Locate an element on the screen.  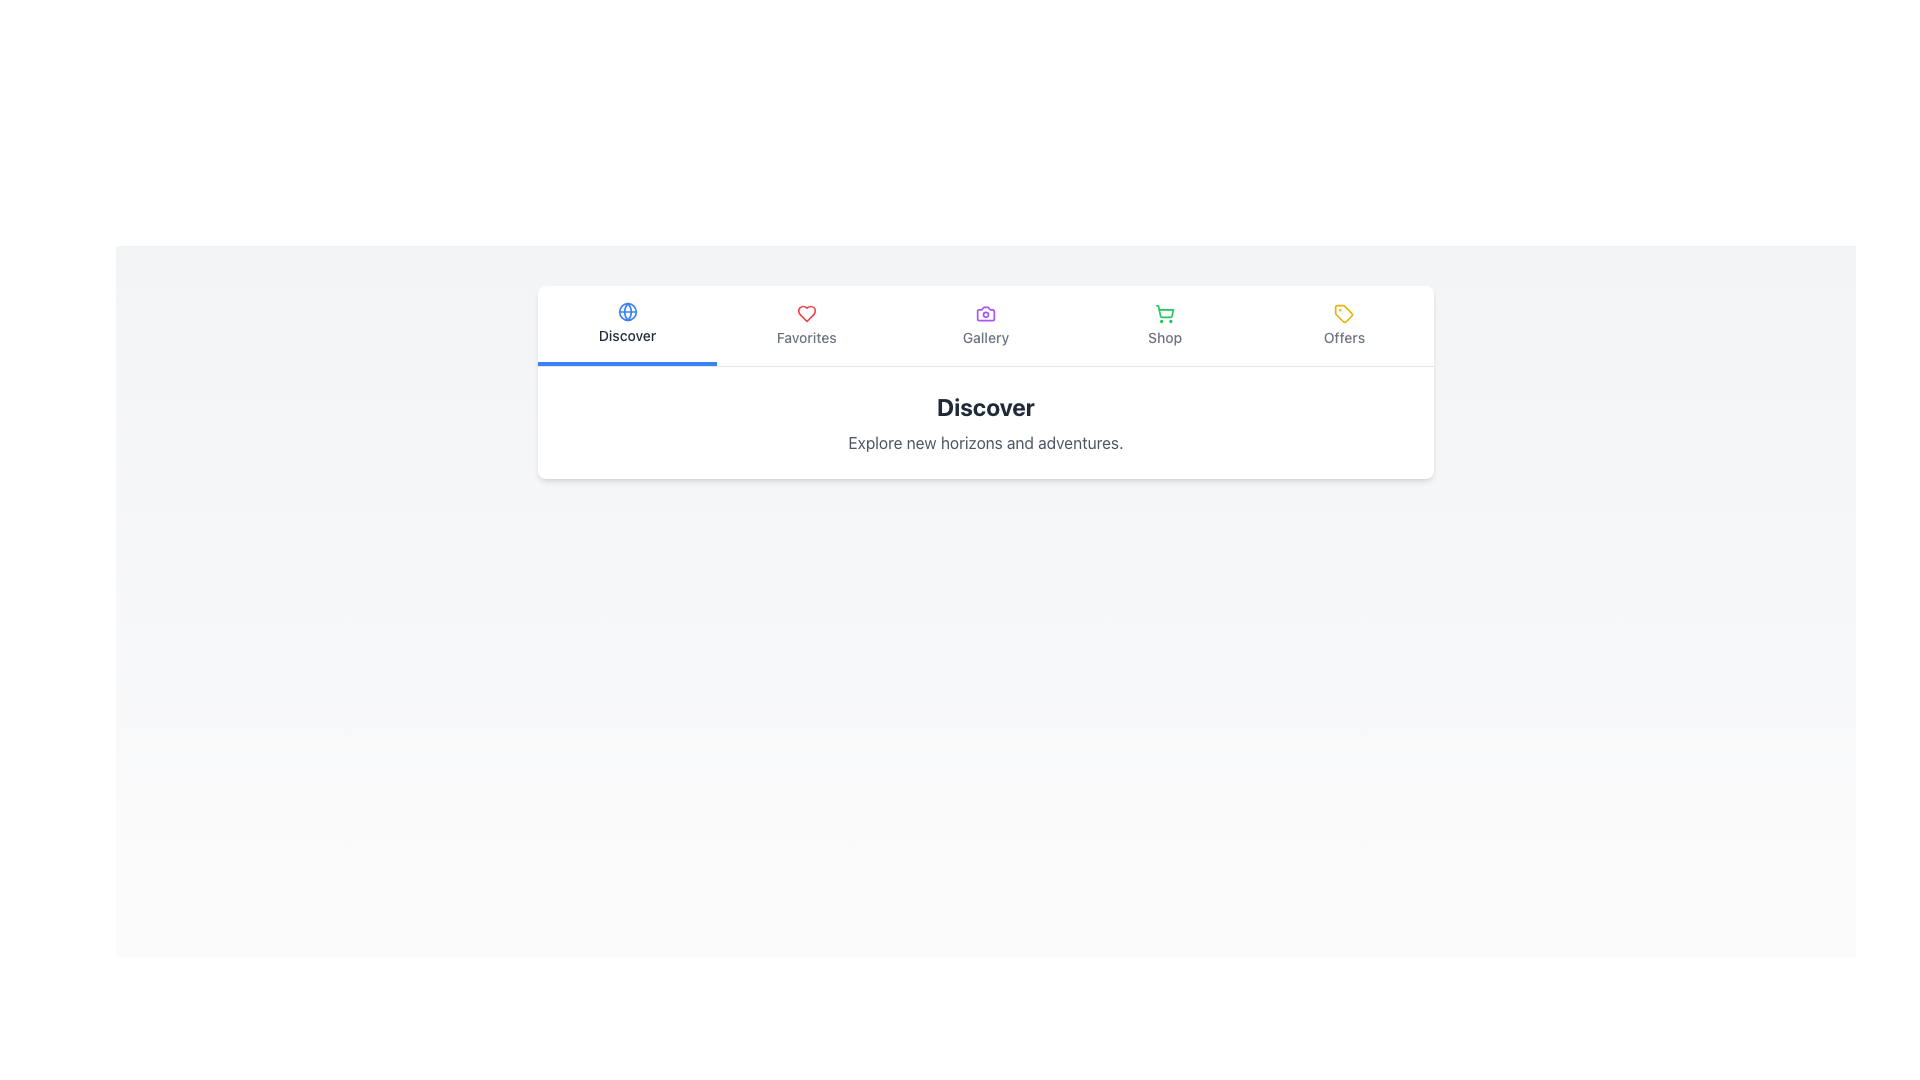
the 'Shop' icon (Shopping cart) located in the center top navigation bar is located at coordinates (1165, 313).